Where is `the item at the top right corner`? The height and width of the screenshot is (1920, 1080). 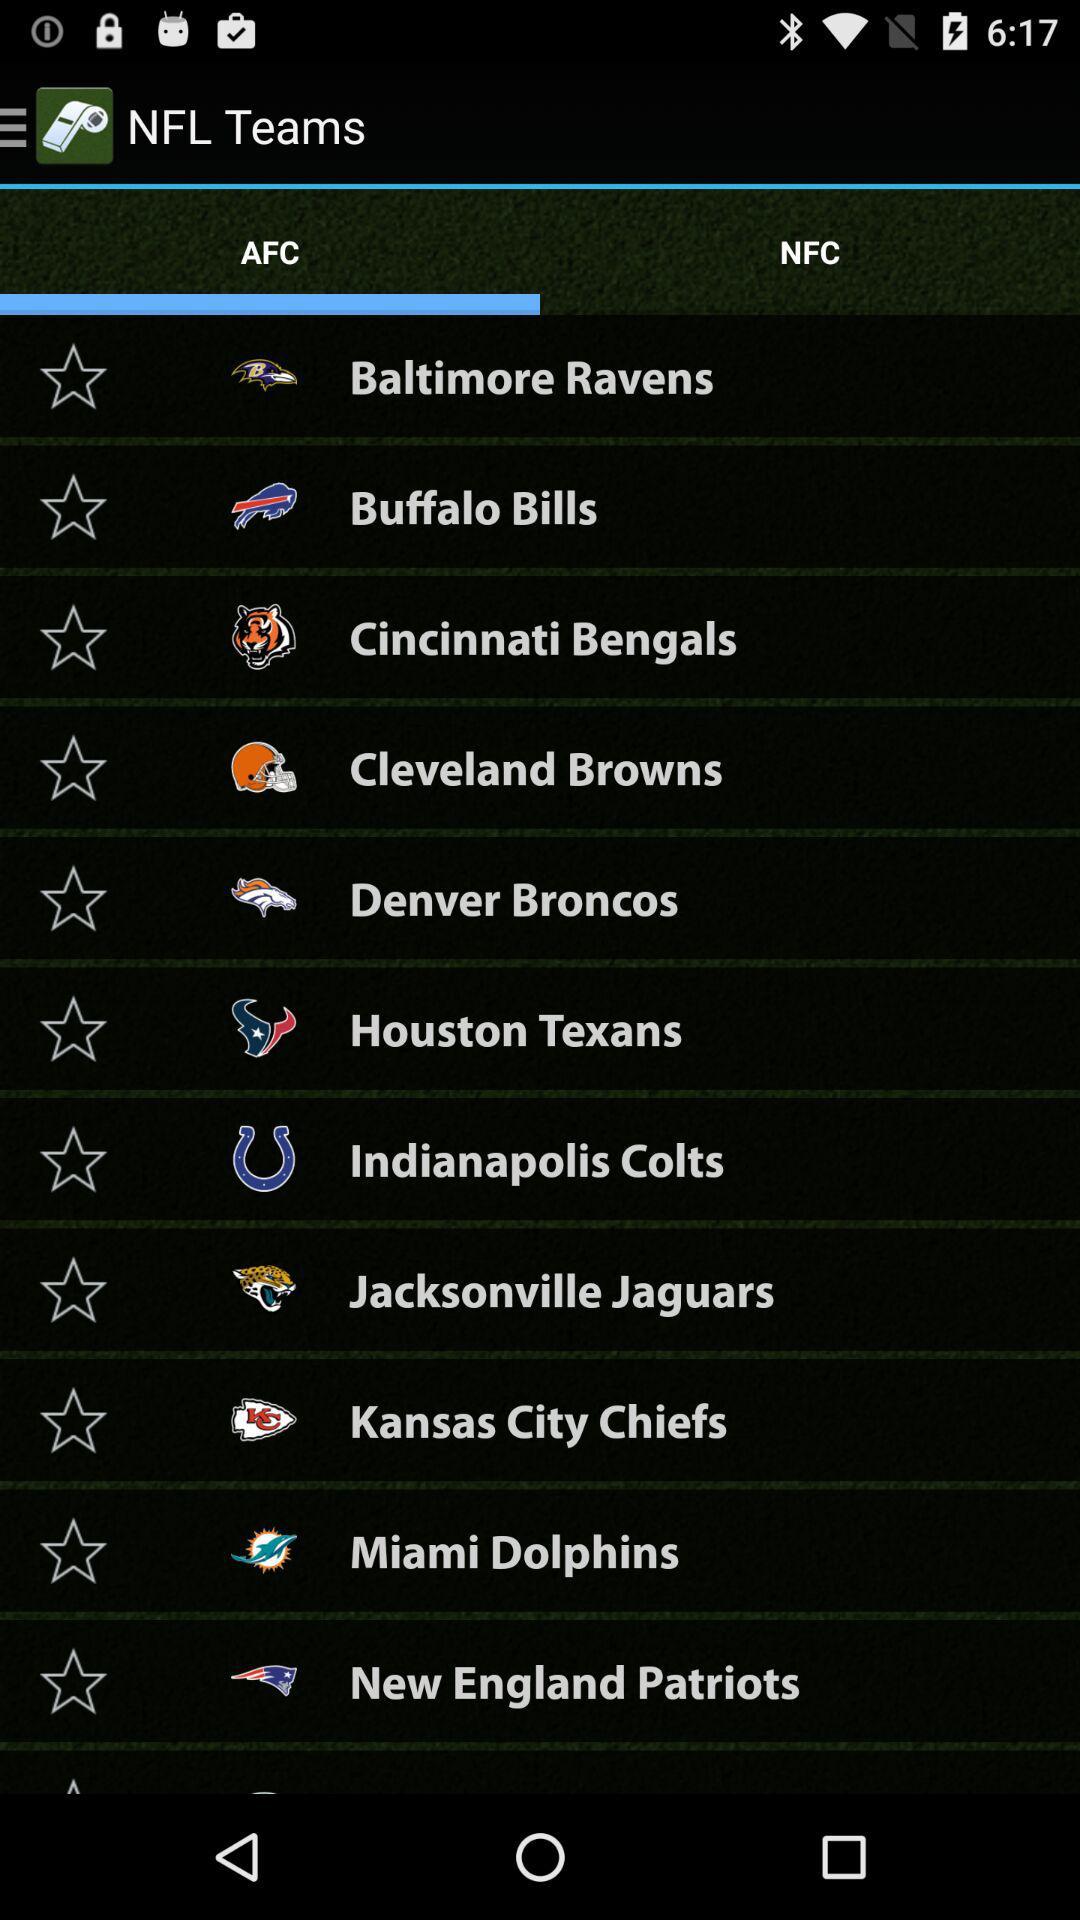 the item at the top right corner is located at coordinates (810, 251).